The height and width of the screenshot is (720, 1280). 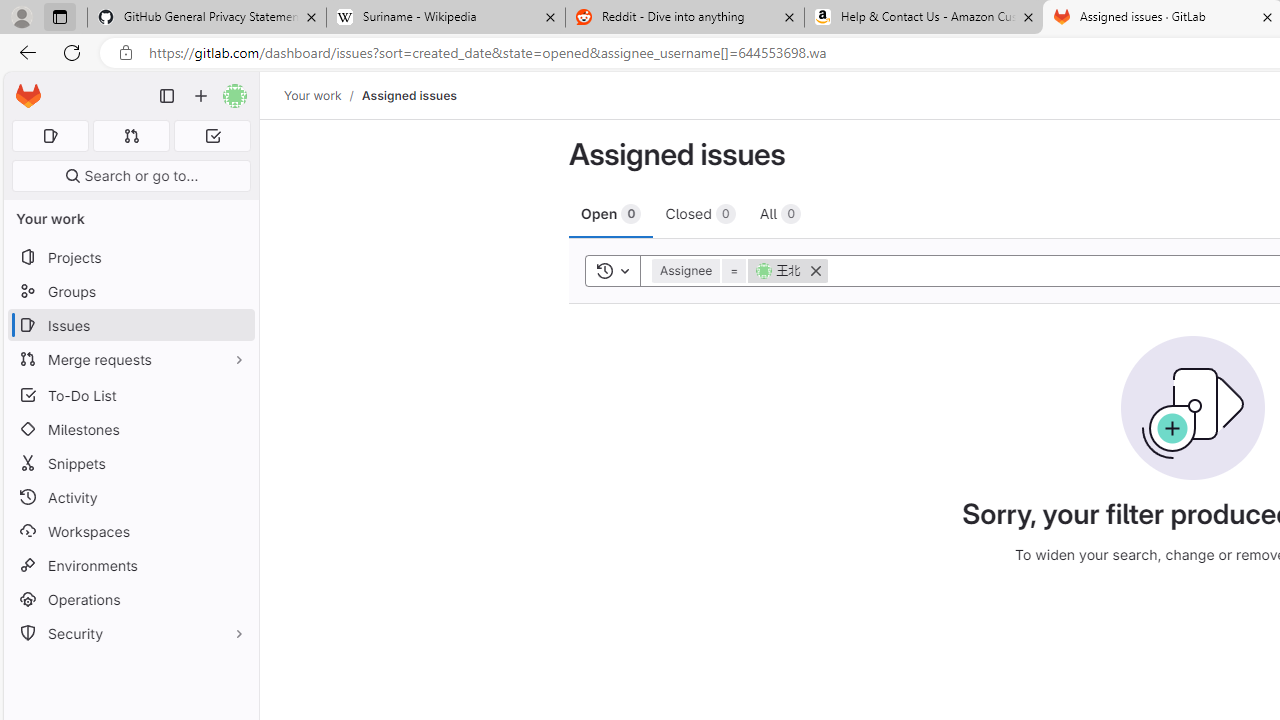 What do you see at coordinates (130, 428) in the screenshot?
I see `'Milestones'` at bounding box center [130, 428].